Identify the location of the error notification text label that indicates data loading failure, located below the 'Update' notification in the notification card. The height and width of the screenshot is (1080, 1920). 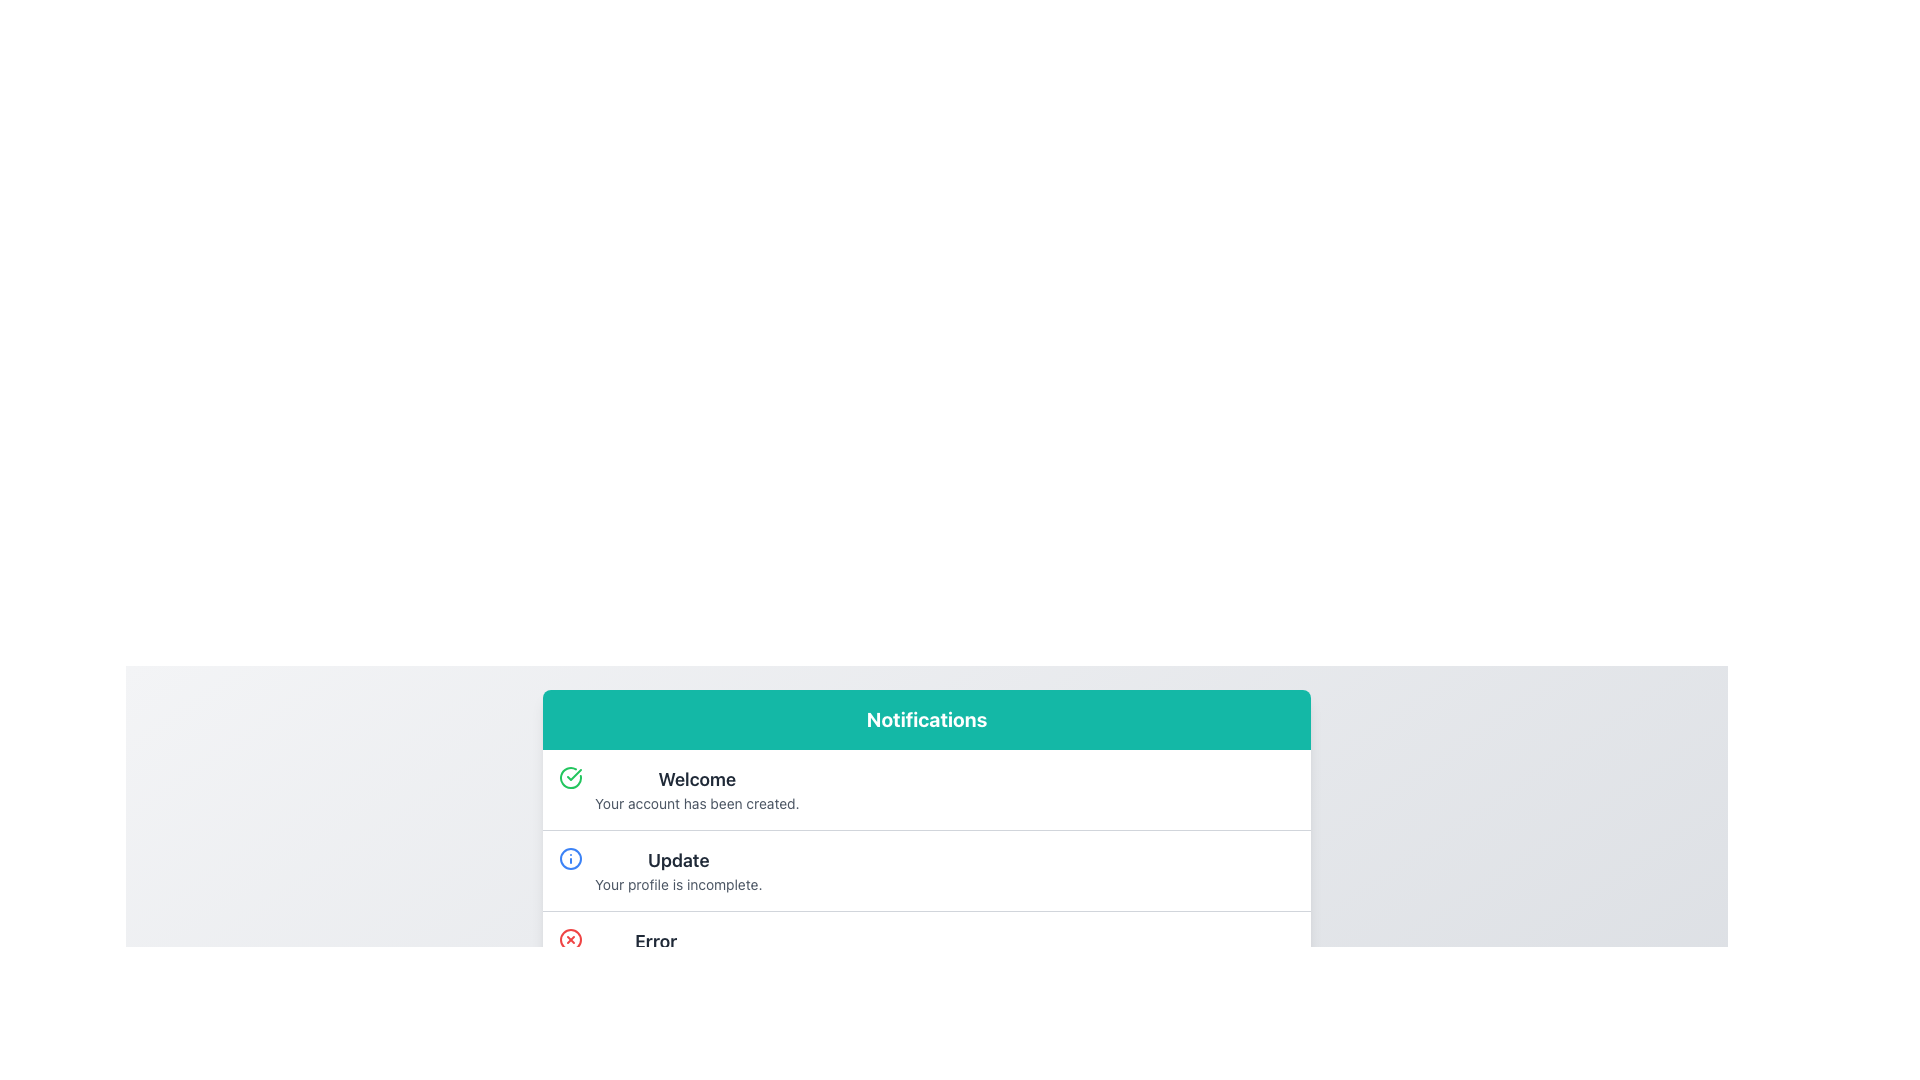
(656, 951).